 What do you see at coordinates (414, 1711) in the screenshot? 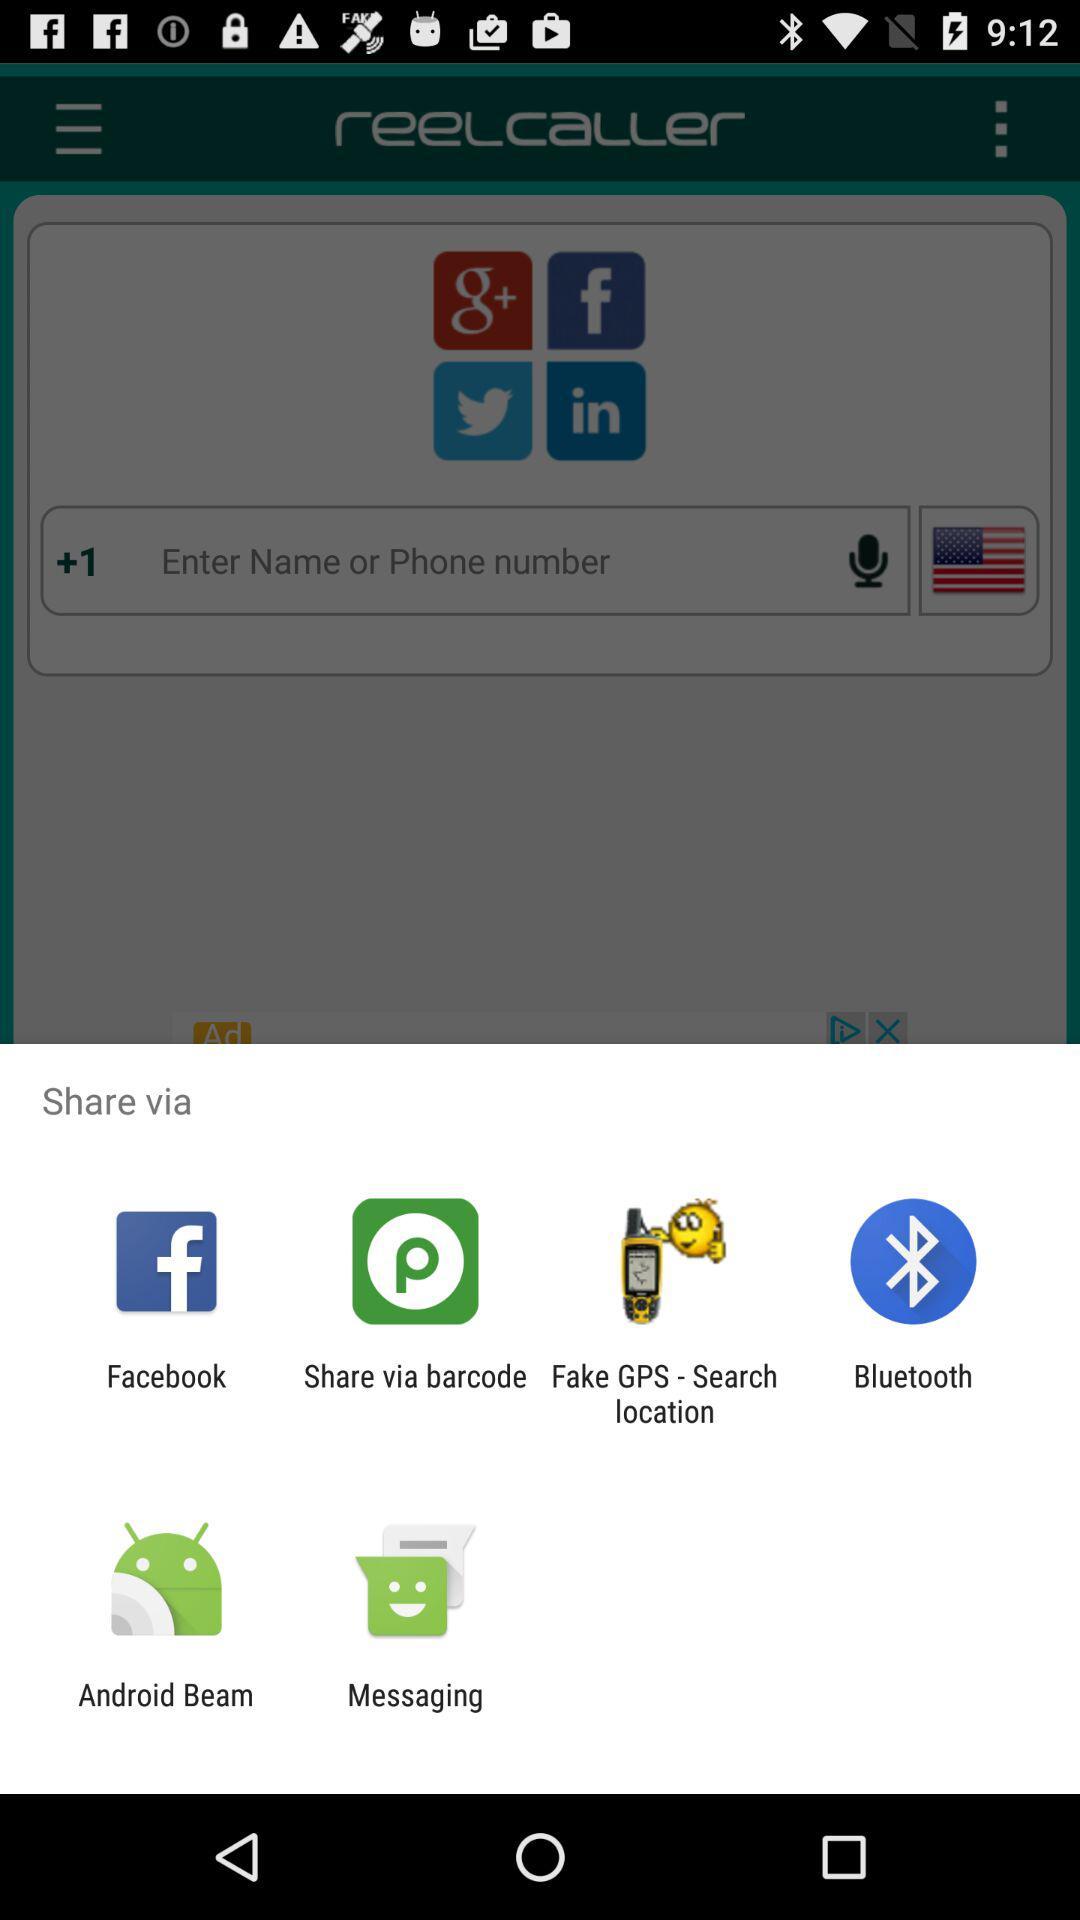
I see `messaging app` at bounding box center [414, 1711].